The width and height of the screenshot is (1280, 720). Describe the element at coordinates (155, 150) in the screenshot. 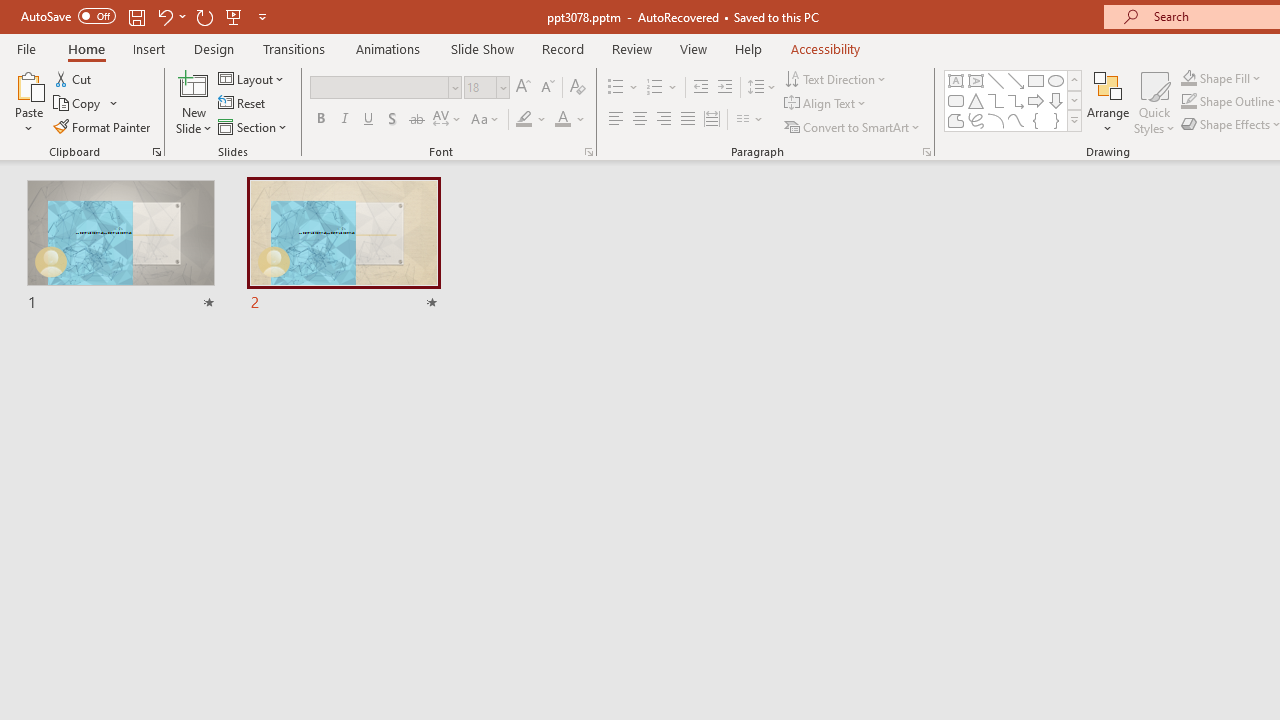

I see `'Office Clipboard...'` at that location.